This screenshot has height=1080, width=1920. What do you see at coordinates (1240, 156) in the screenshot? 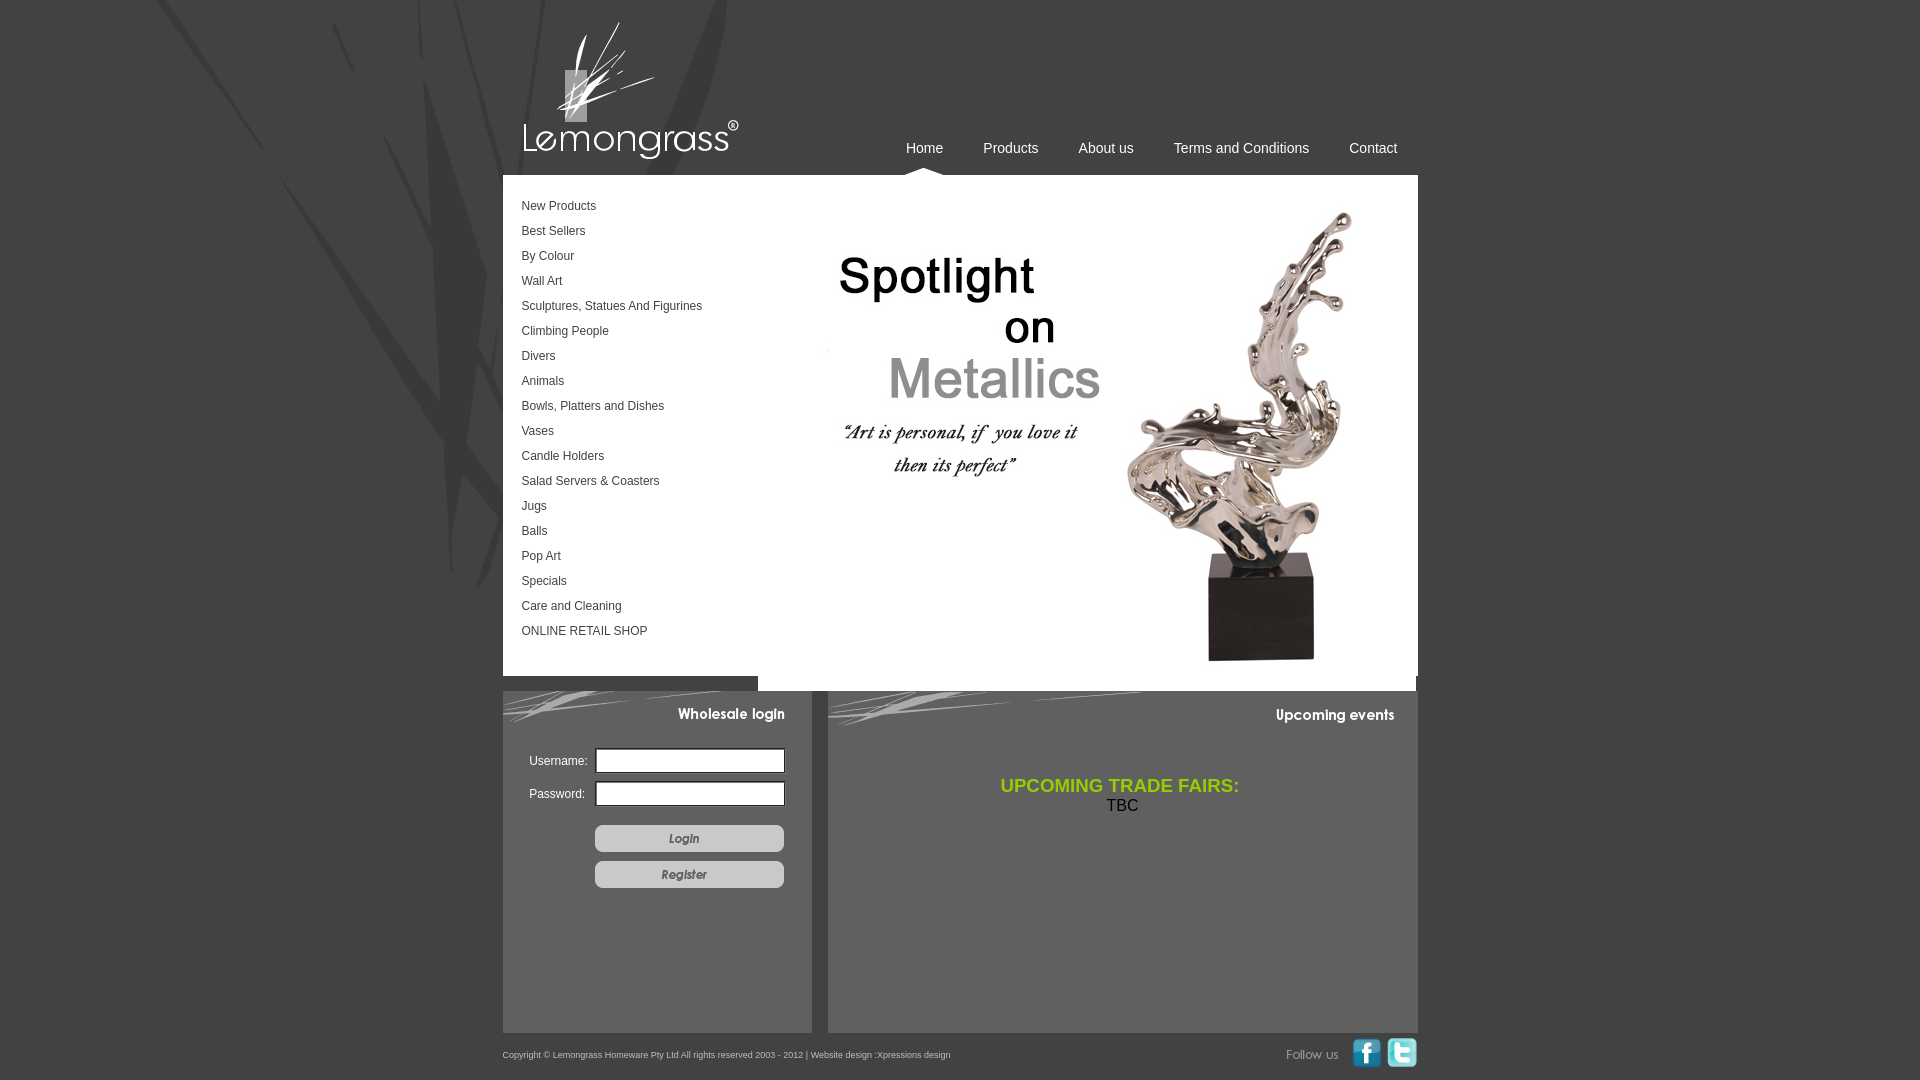
I see `'Terms and Conditions'` at bounding box center [1240, 156].